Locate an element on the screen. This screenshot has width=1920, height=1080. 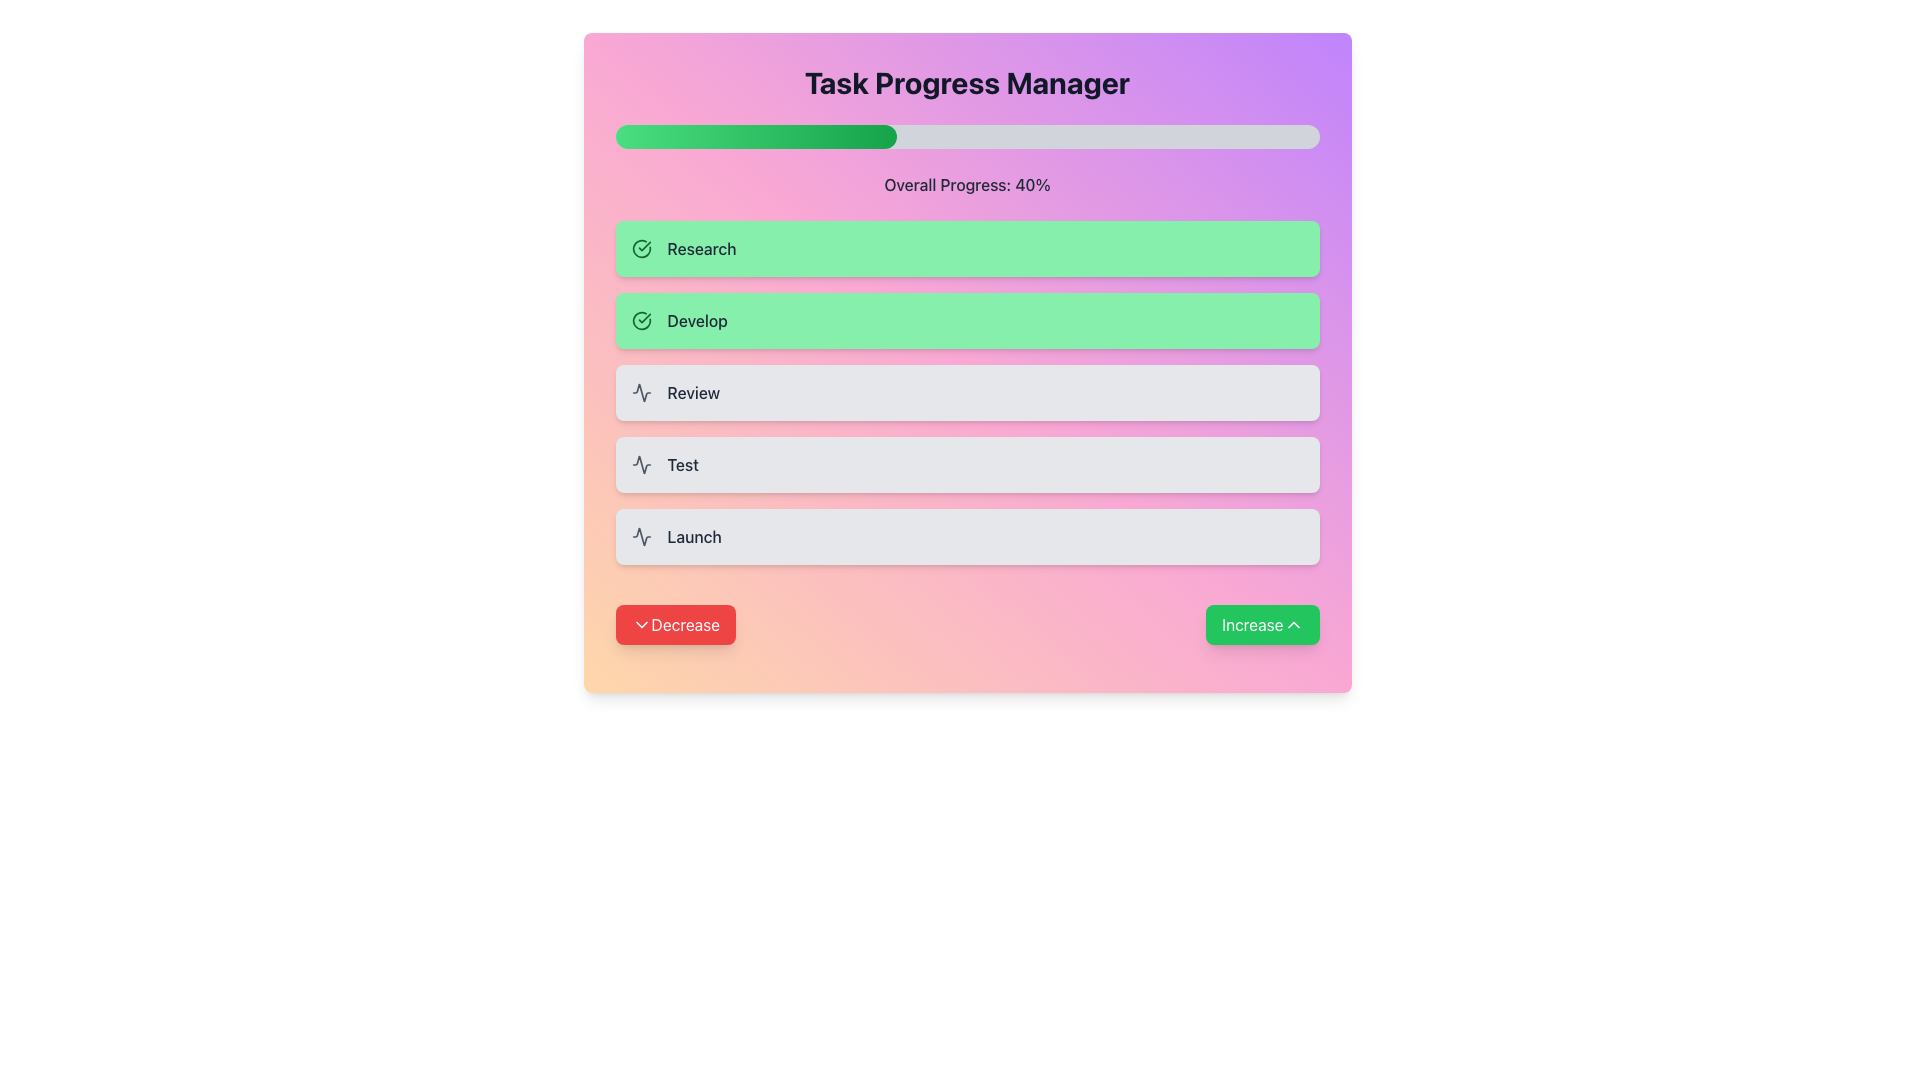
the icon representing activity or monitoring associated with the 'Test' item in the list, located within the horizontal card labeled 'Test' is located at coordinates (641, 465).